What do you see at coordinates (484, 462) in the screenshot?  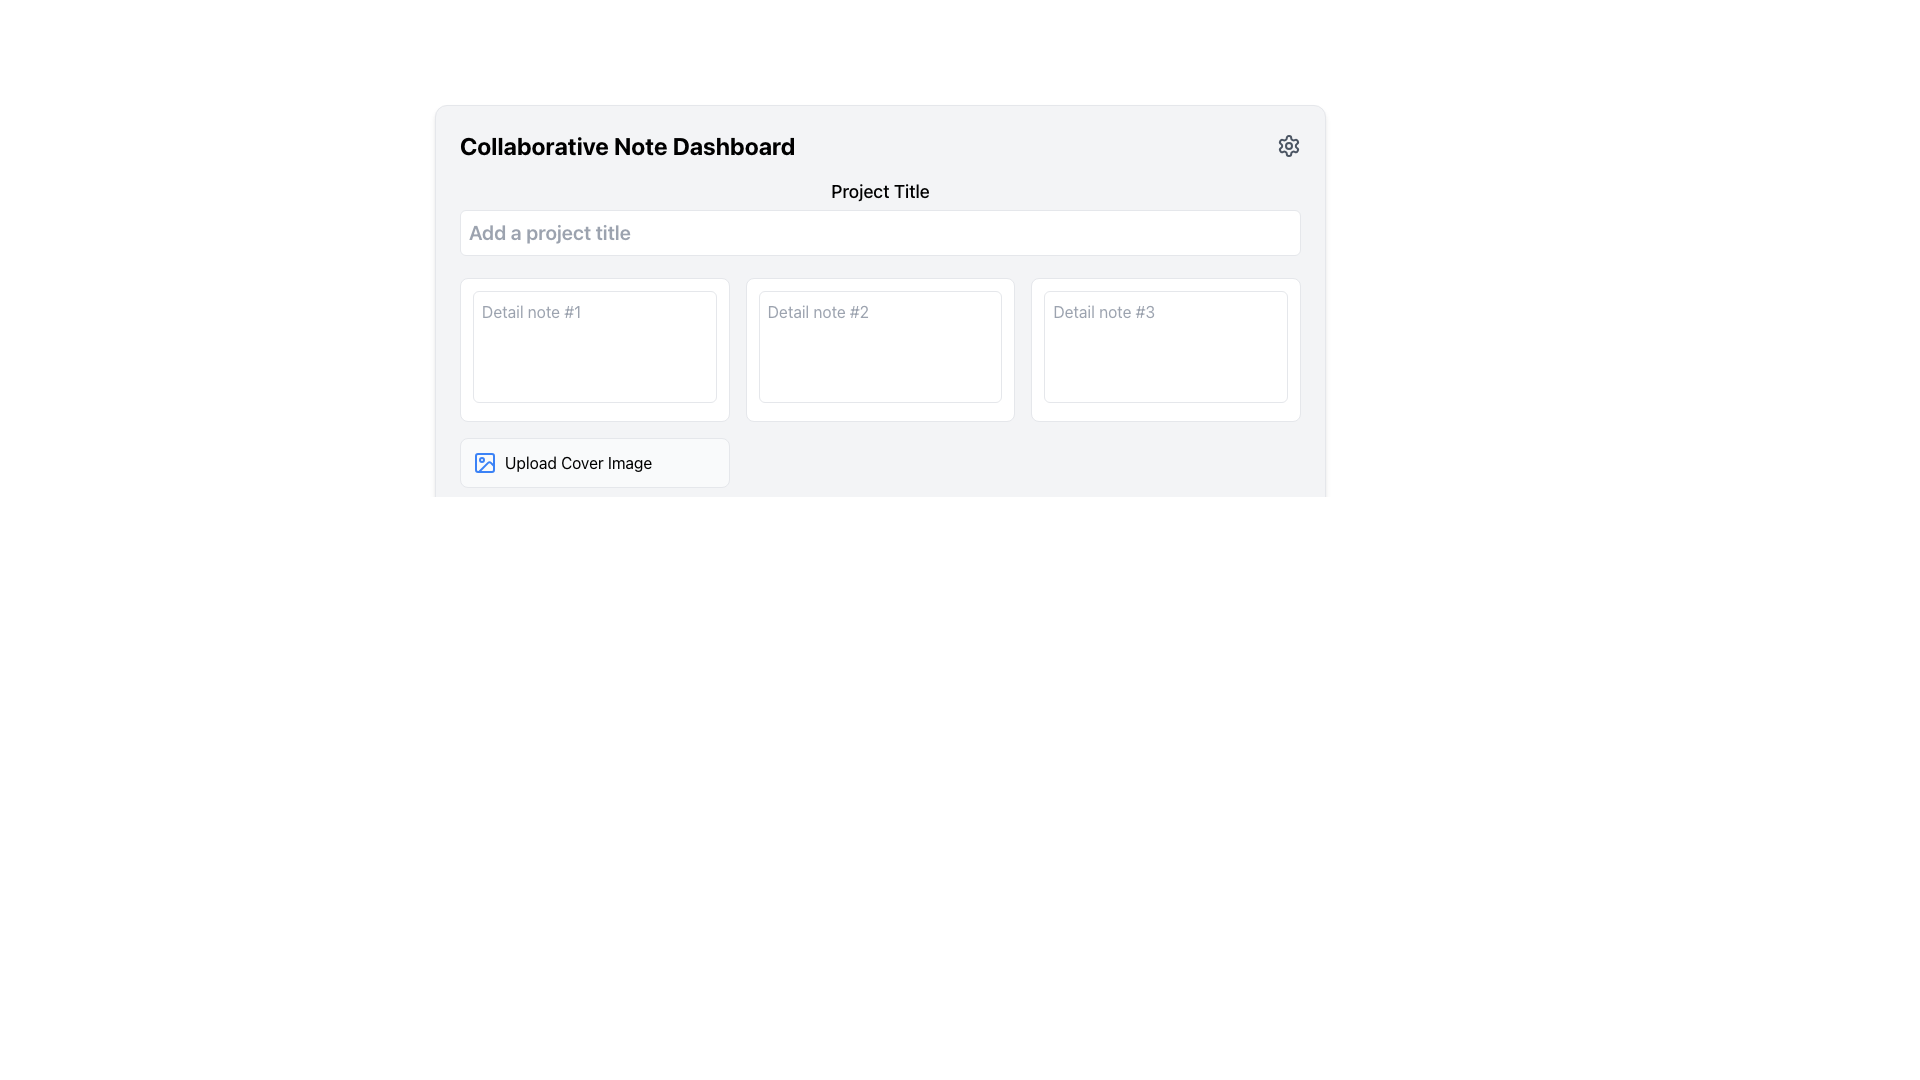 I see `the 'Upload Cover Image' icon, which is located at the left side of the text label` at bounding box center [484, 462].